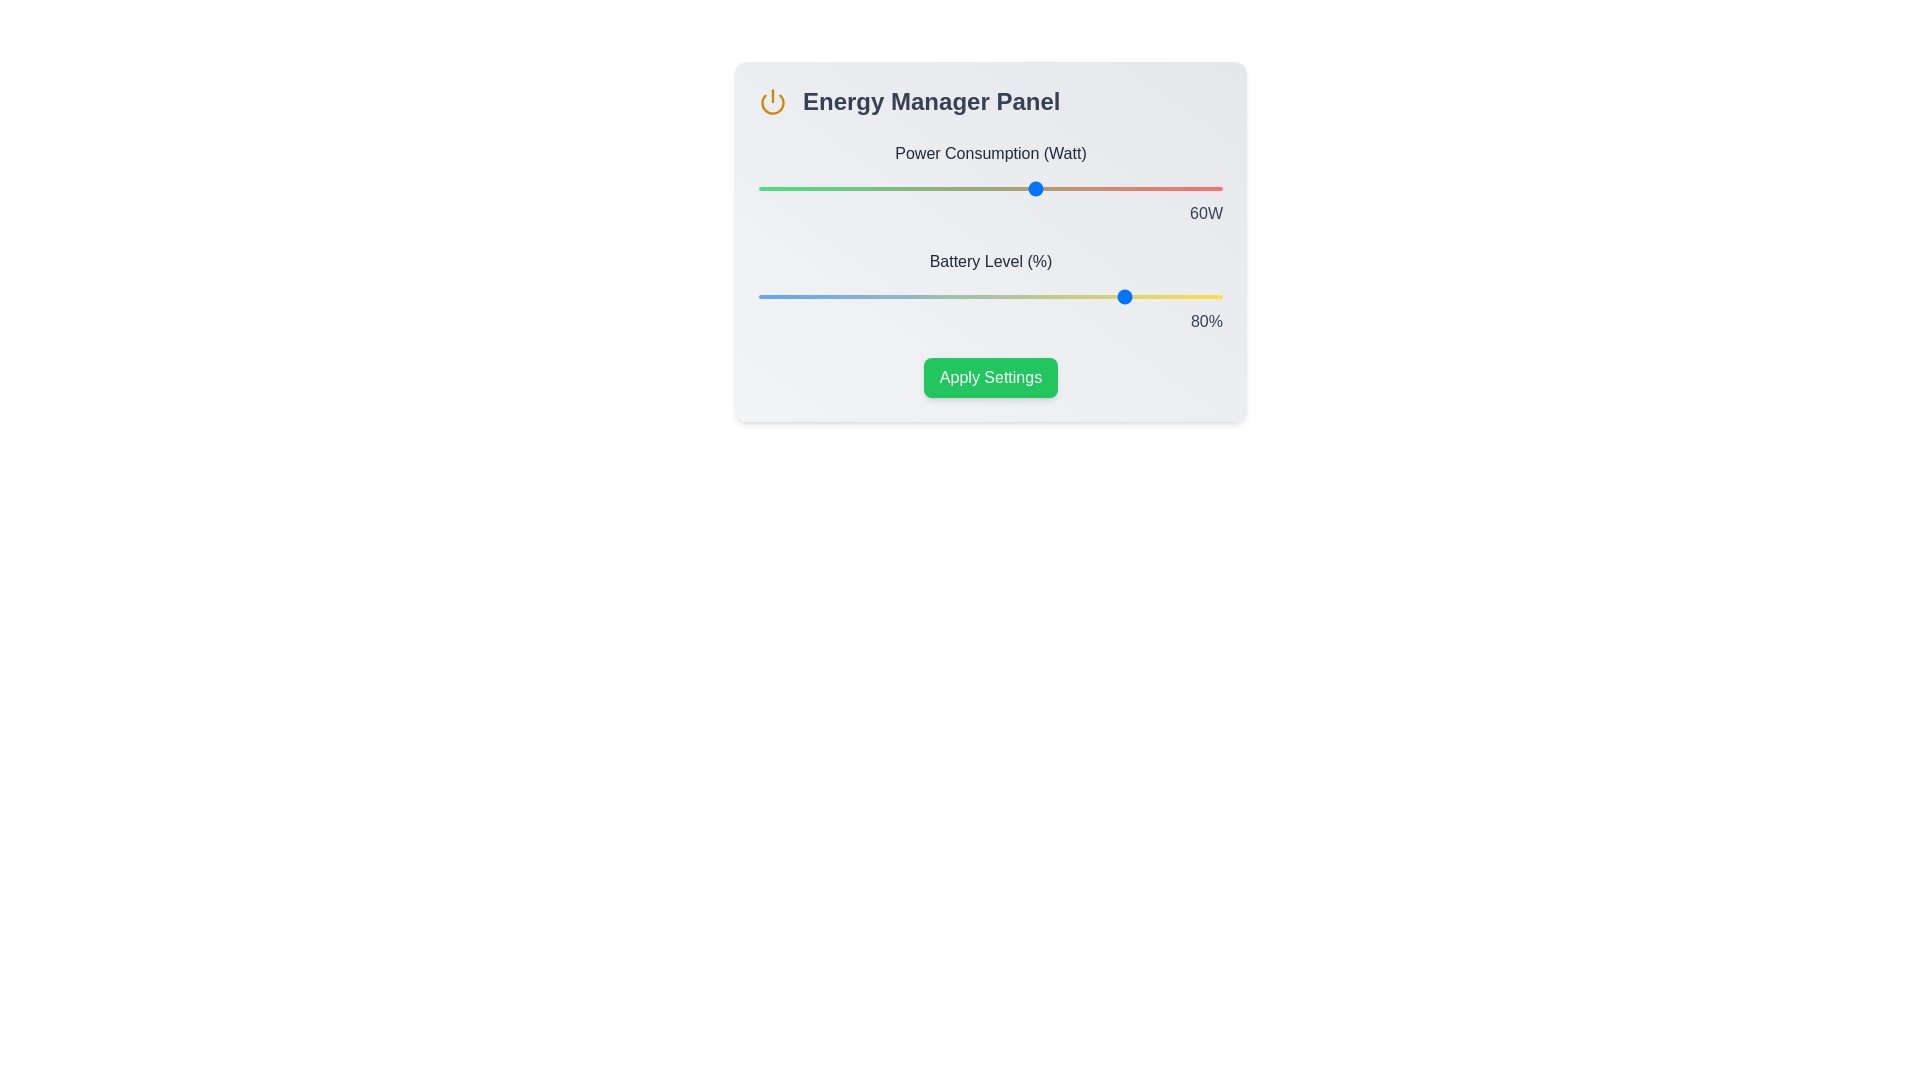  What do you see at coordinates (995, 297) in the screenshot?
I see `the battery level slider to 51%` at bounding box center [995, 297].